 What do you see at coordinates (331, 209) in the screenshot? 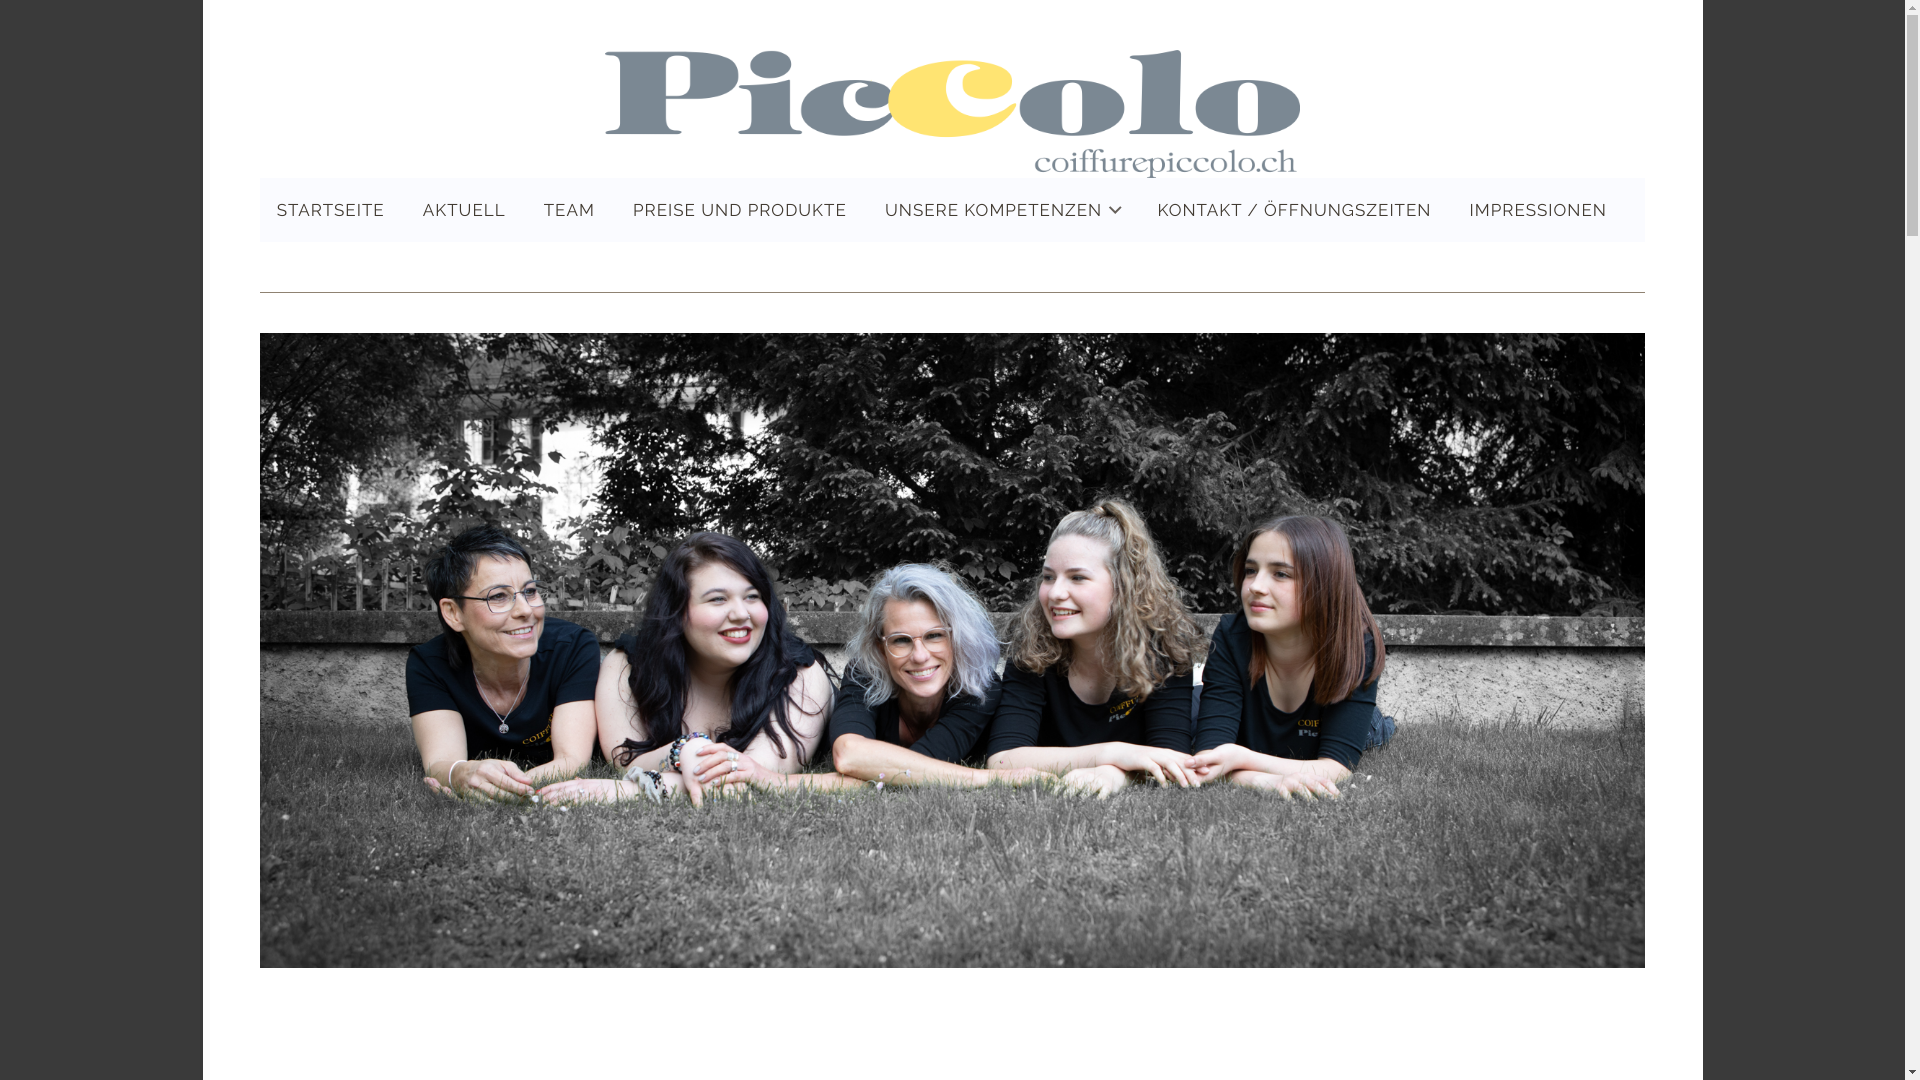
I see `'STARTSEITE'` at bounding box center [331, 209].